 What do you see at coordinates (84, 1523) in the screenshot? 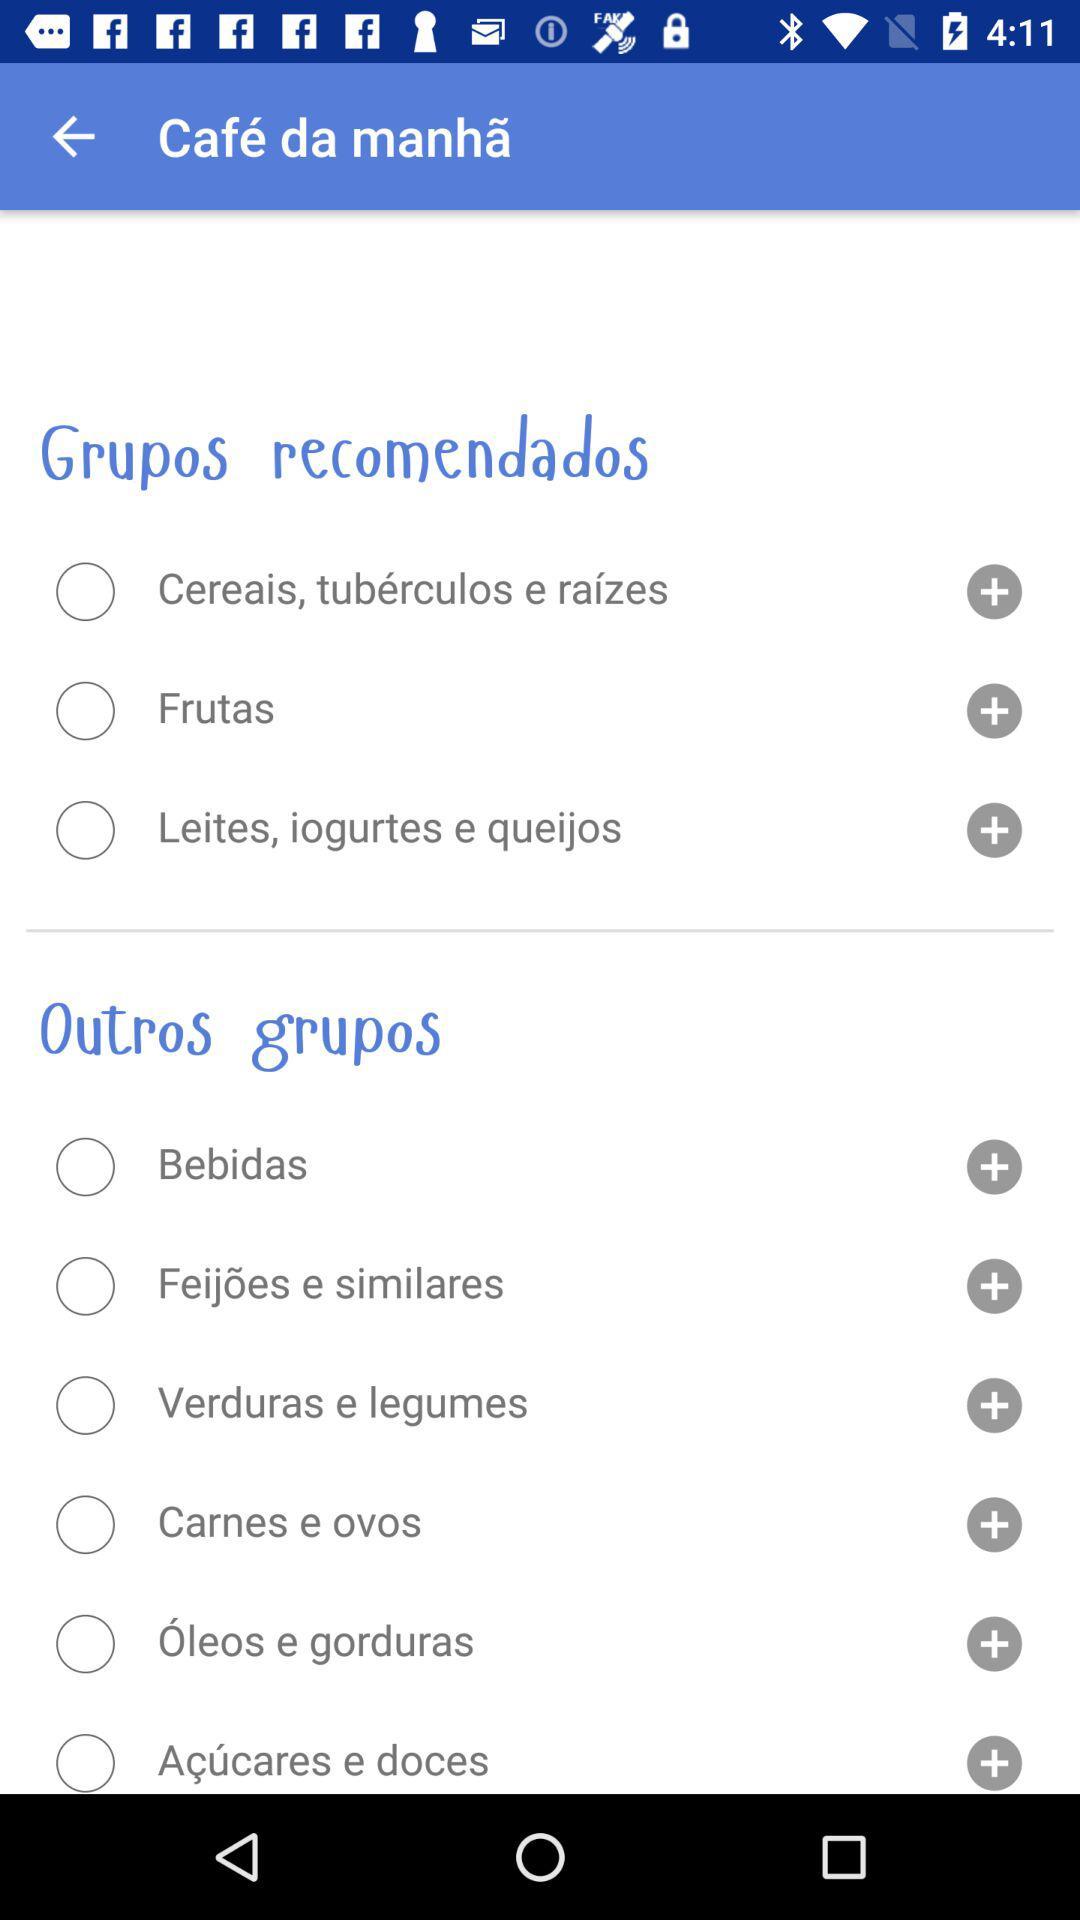
I see `tap to select` at bounding box center [84, 1523].